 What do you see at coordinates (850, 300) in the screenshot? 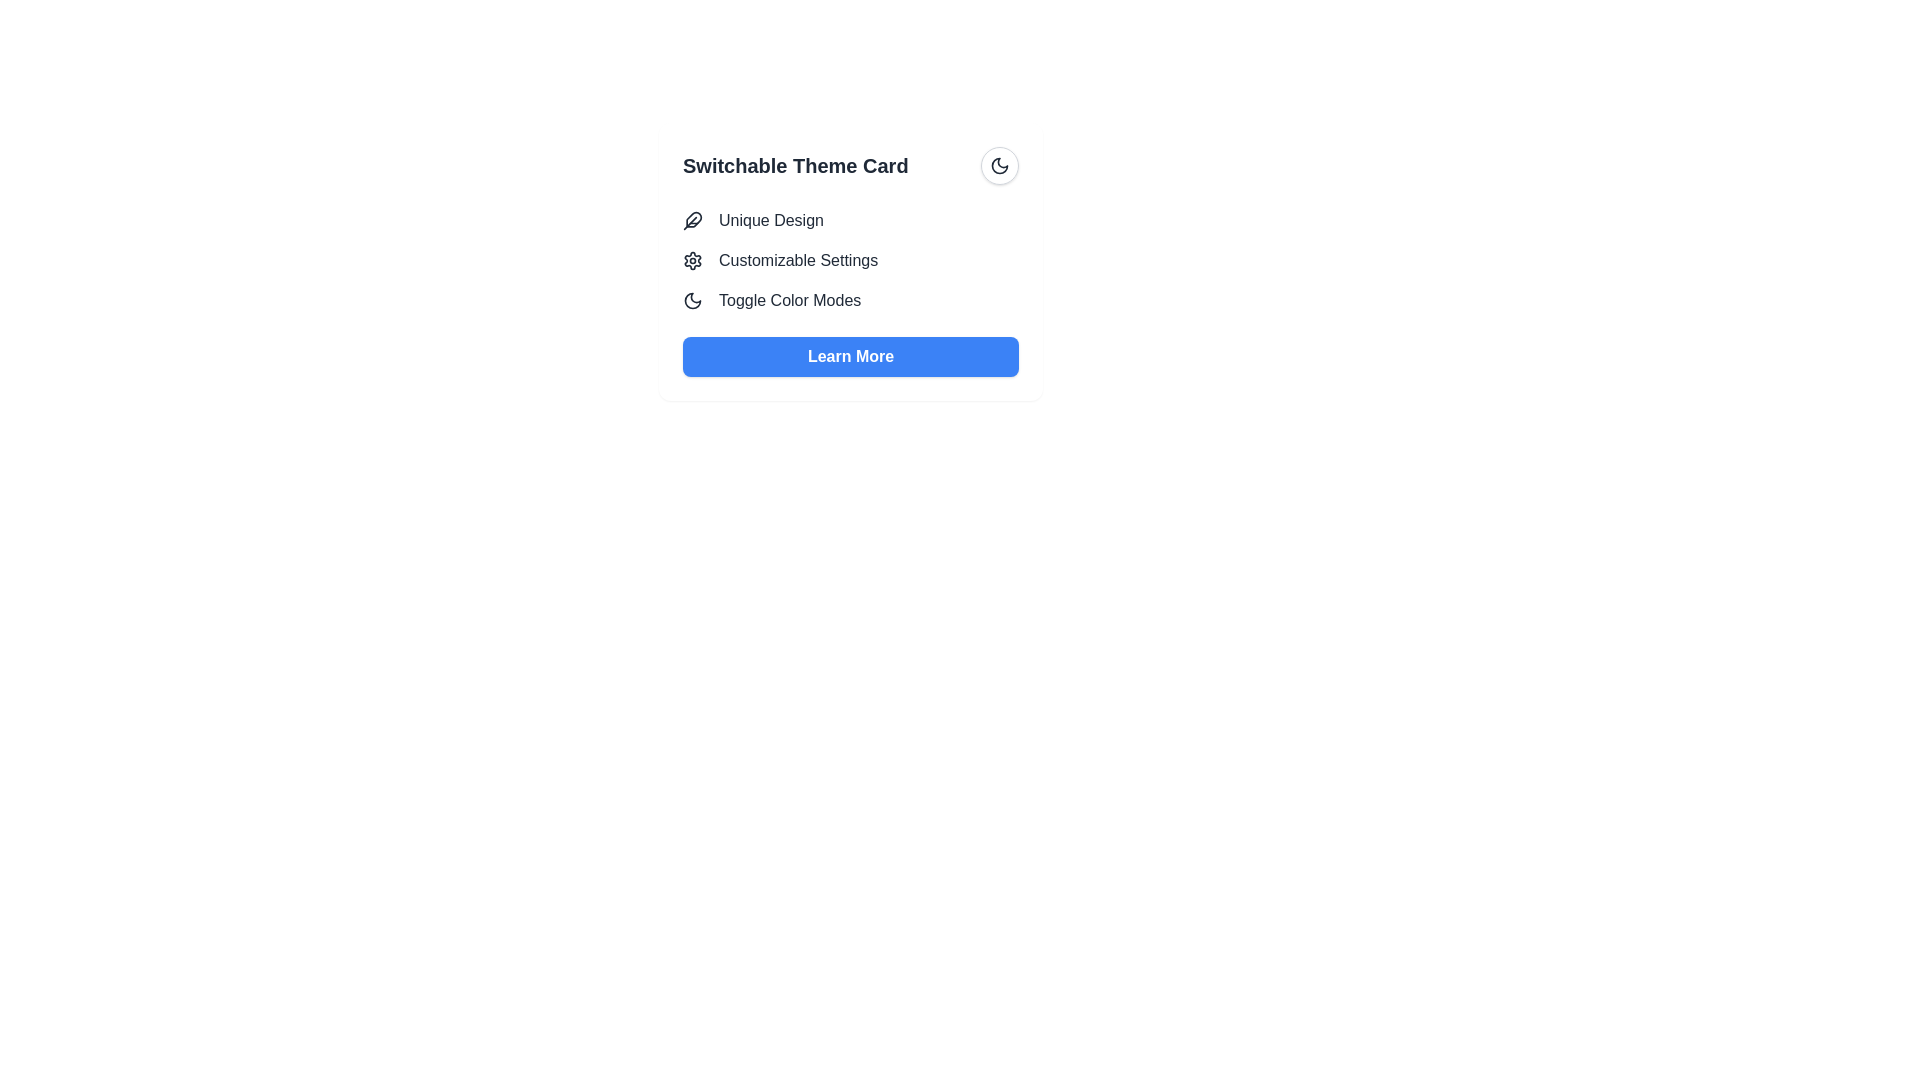
I see `the Text Label with Icon, which is the third item in a vertical list inside a card layout, positioned below 'Customizable Settings' and above the 'Learn More' button` at bounding box center [850, 300].